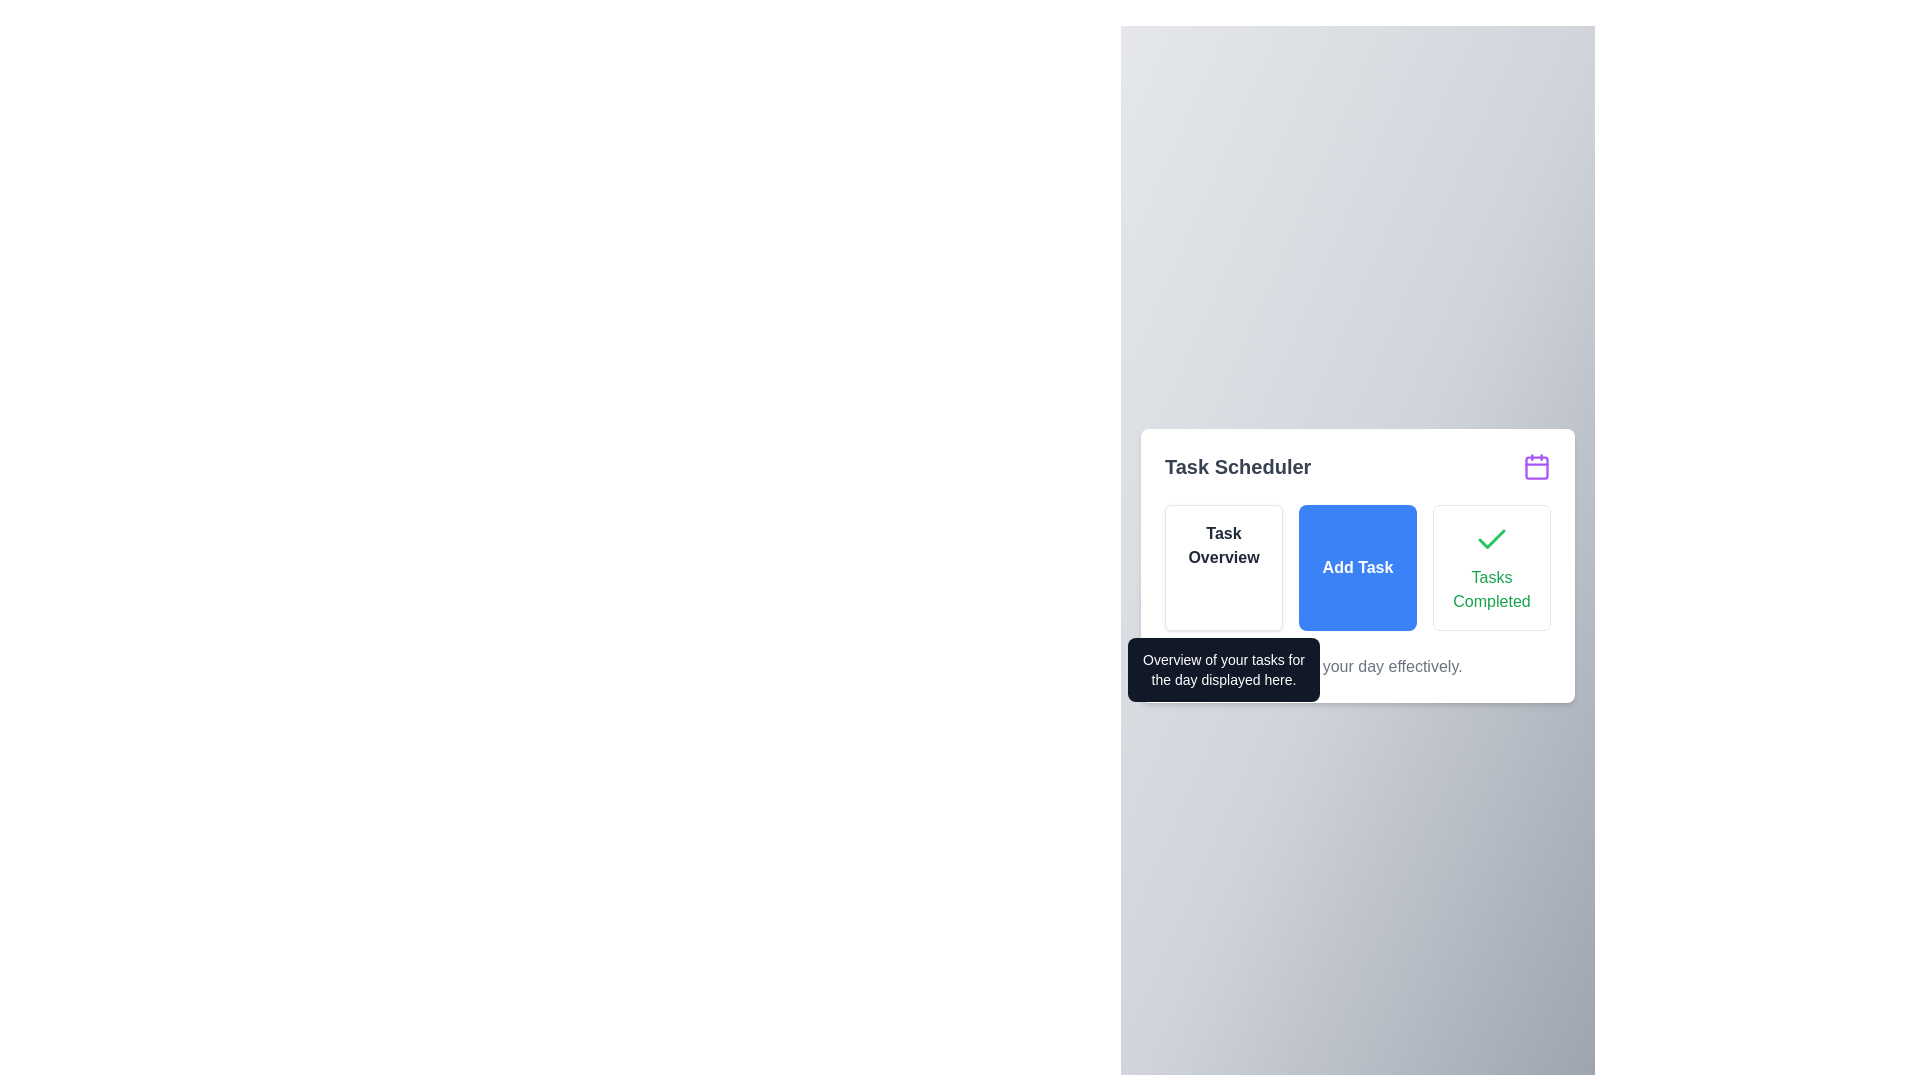 The height and width of the screenshot is (1080, 1920). I want to click on the 'Task Overview' label, which displays centered bold text in dark color on a white background, so click(1223, 546).